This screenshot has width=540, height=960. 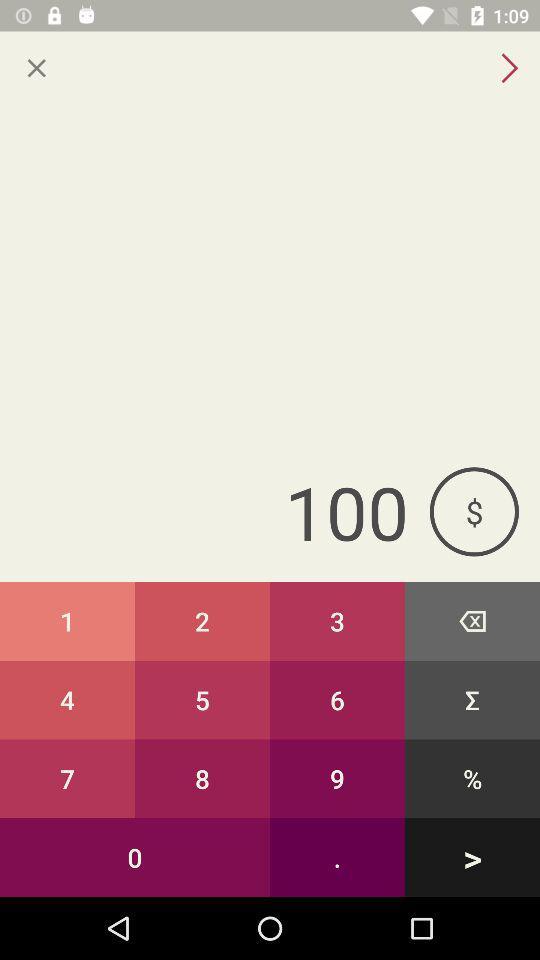 I want to click on the app, so click(x=36, y=68).